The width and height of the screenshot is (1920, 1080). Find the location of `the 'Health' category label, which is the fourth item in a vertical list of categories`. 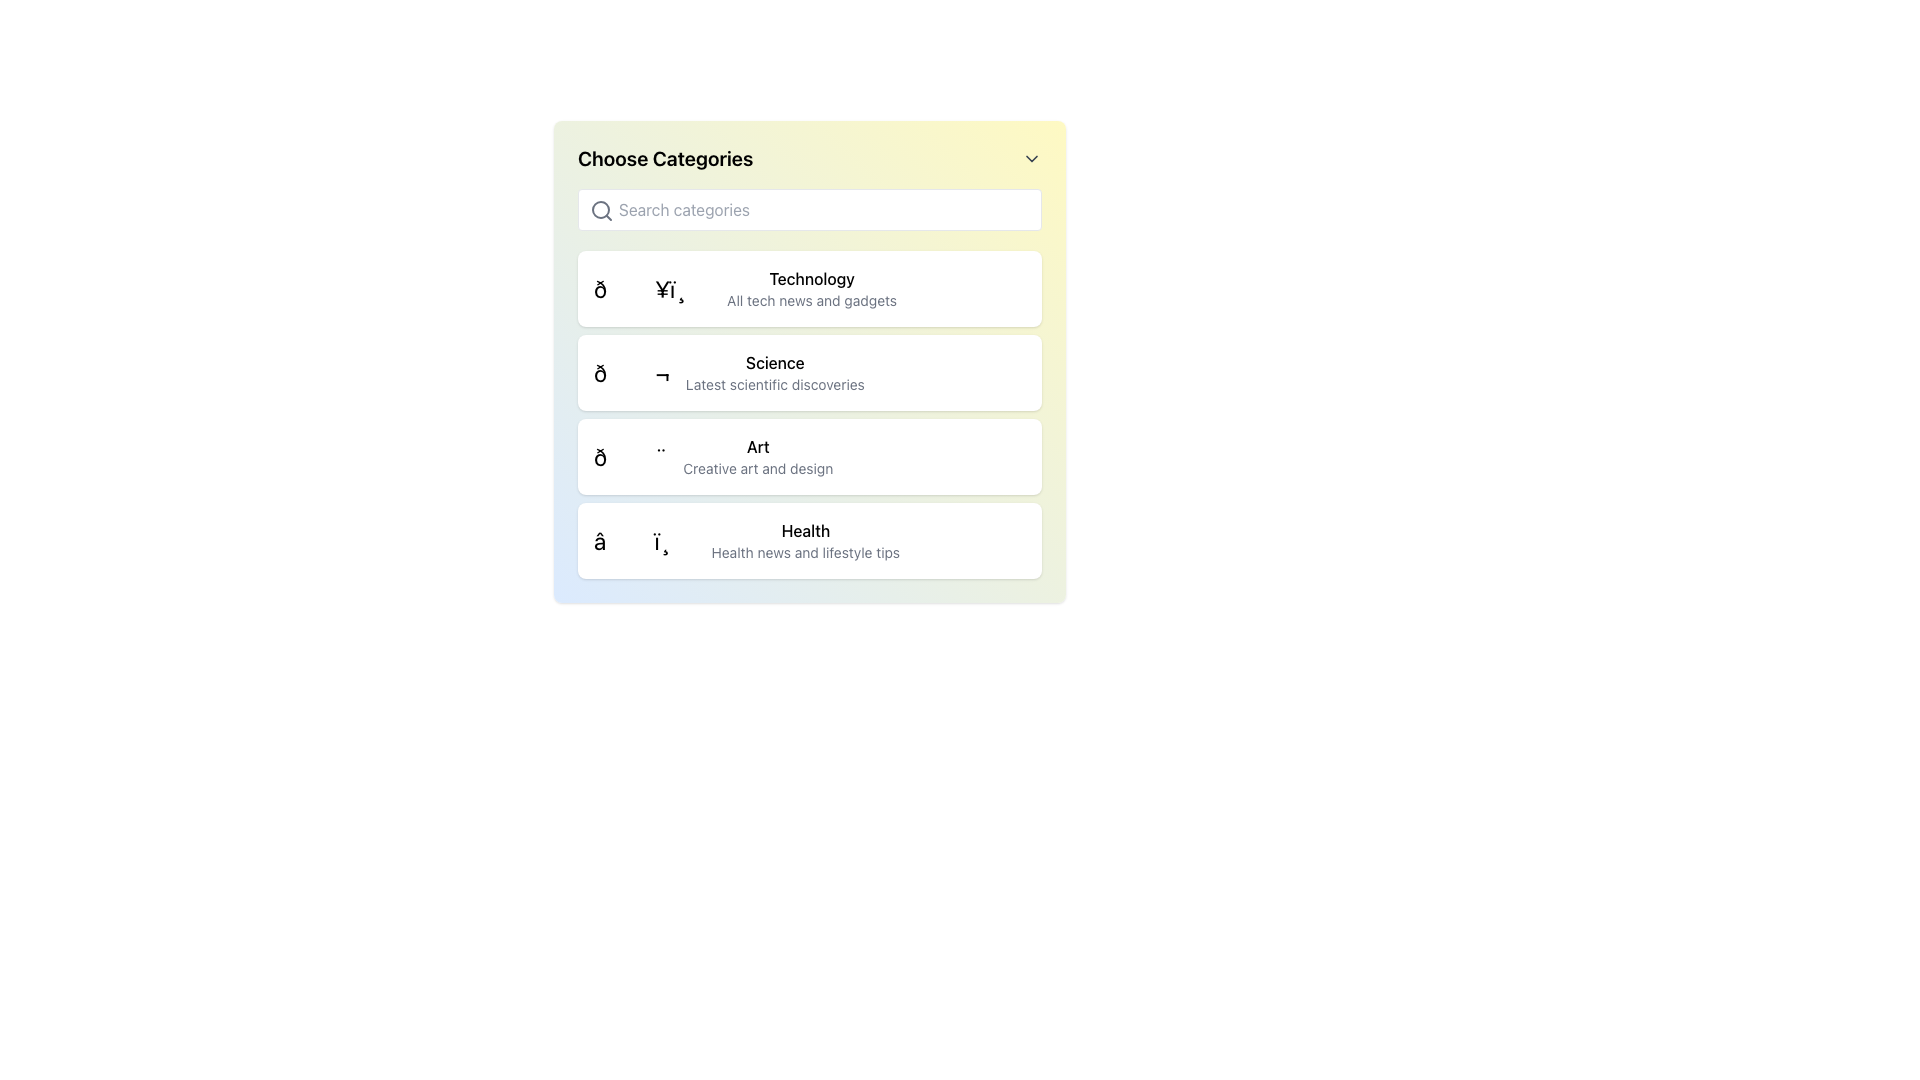

the 'Health' category label, which is the fourth item in a vertical list of categories is located at coordinates (805, 540).